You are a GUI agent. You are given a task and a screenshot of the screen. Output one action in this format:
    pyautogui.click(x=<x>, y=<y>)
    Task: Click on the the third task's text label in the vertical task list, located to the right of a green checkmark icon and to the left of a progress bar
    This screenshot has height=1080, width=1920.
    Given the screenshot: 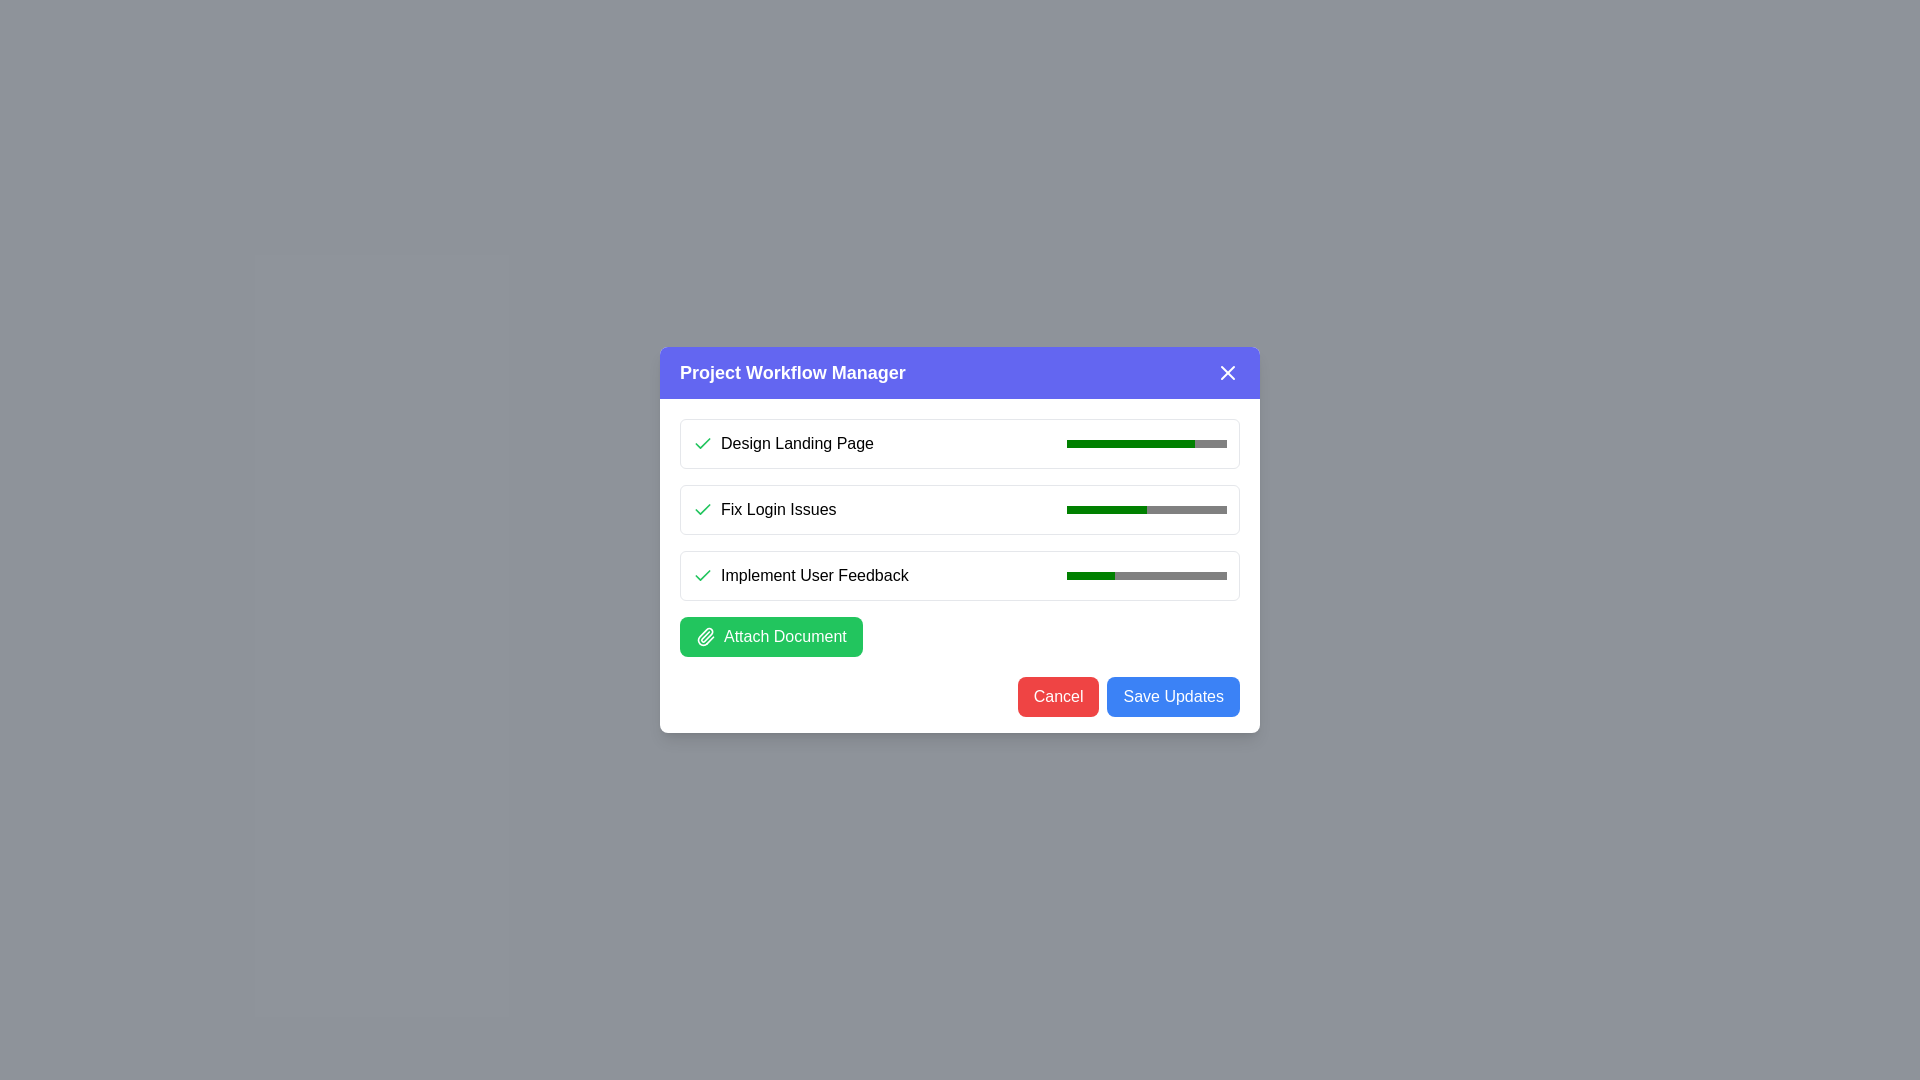 What is the action you would take?
    pyautogui.click(x=814, y=575)
    